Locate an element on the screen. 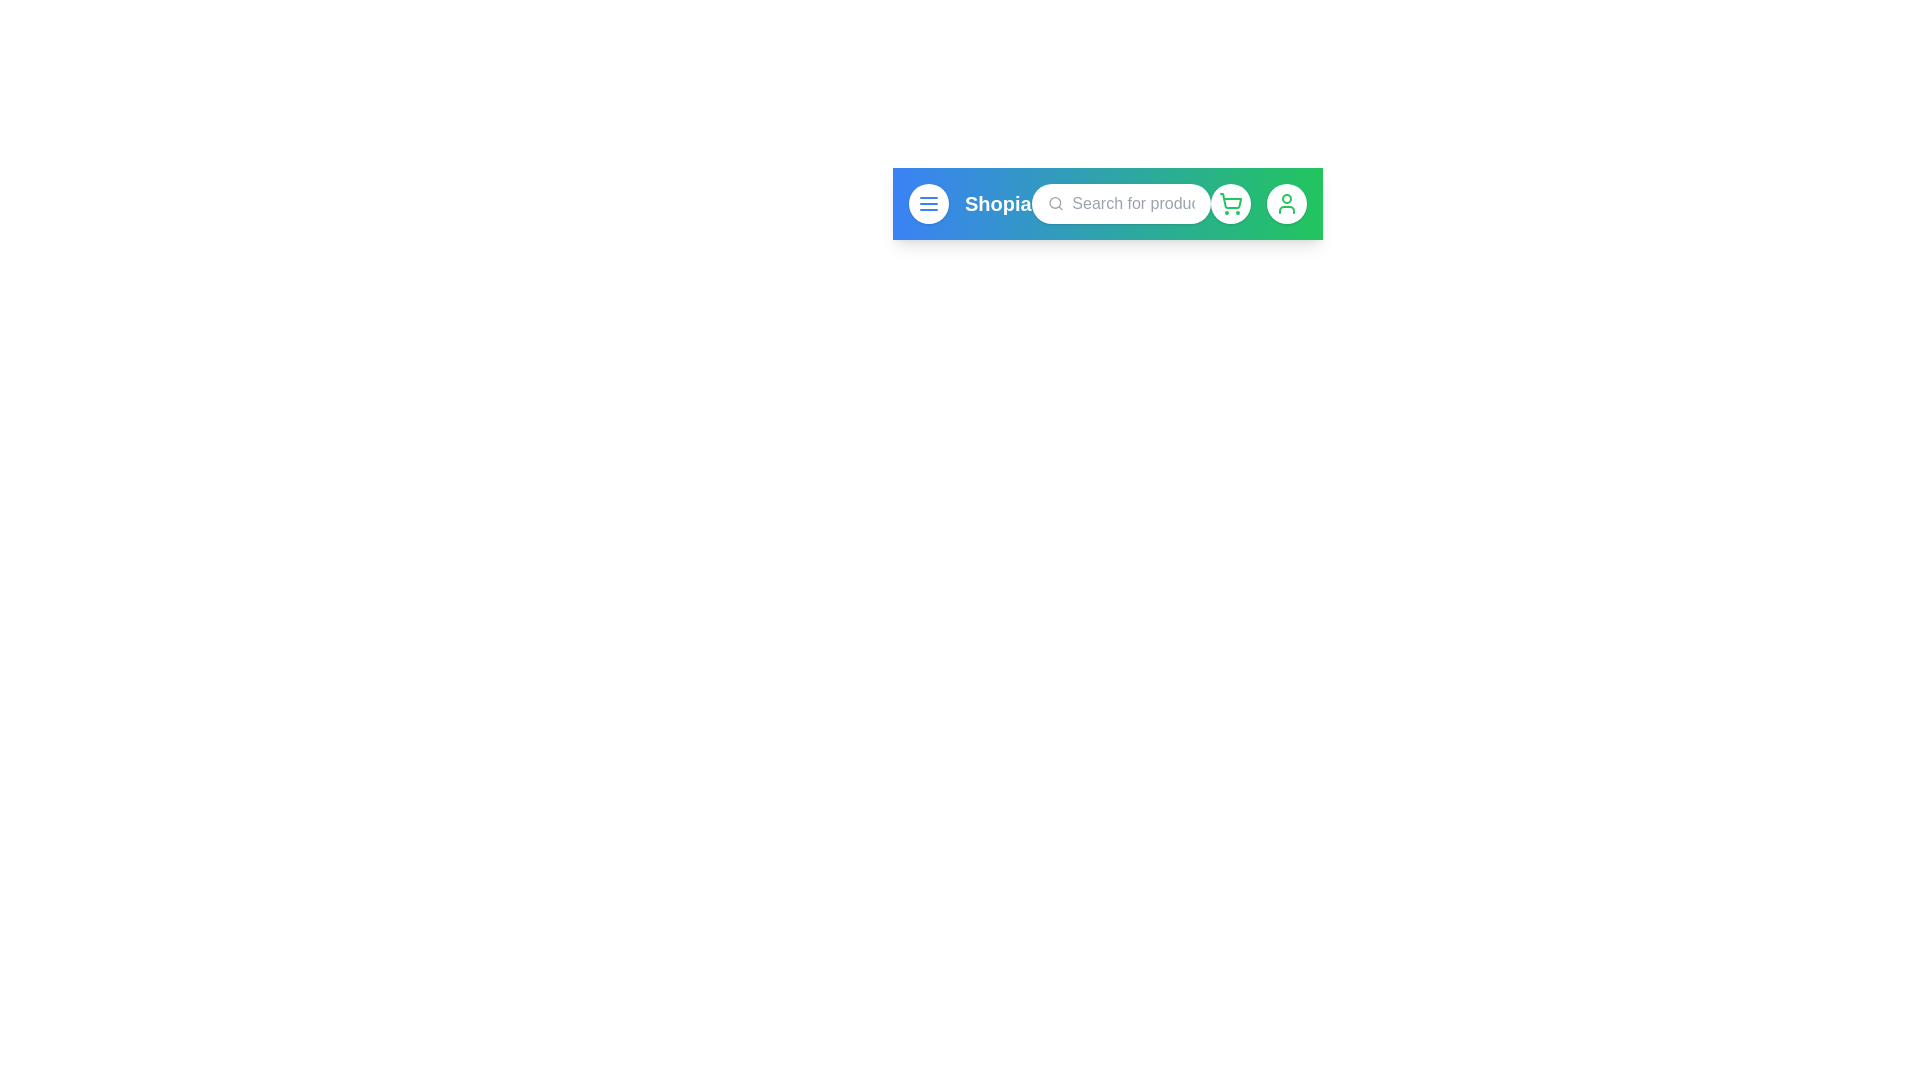  the menu button to open the menu is located at coordinates (928, 204).